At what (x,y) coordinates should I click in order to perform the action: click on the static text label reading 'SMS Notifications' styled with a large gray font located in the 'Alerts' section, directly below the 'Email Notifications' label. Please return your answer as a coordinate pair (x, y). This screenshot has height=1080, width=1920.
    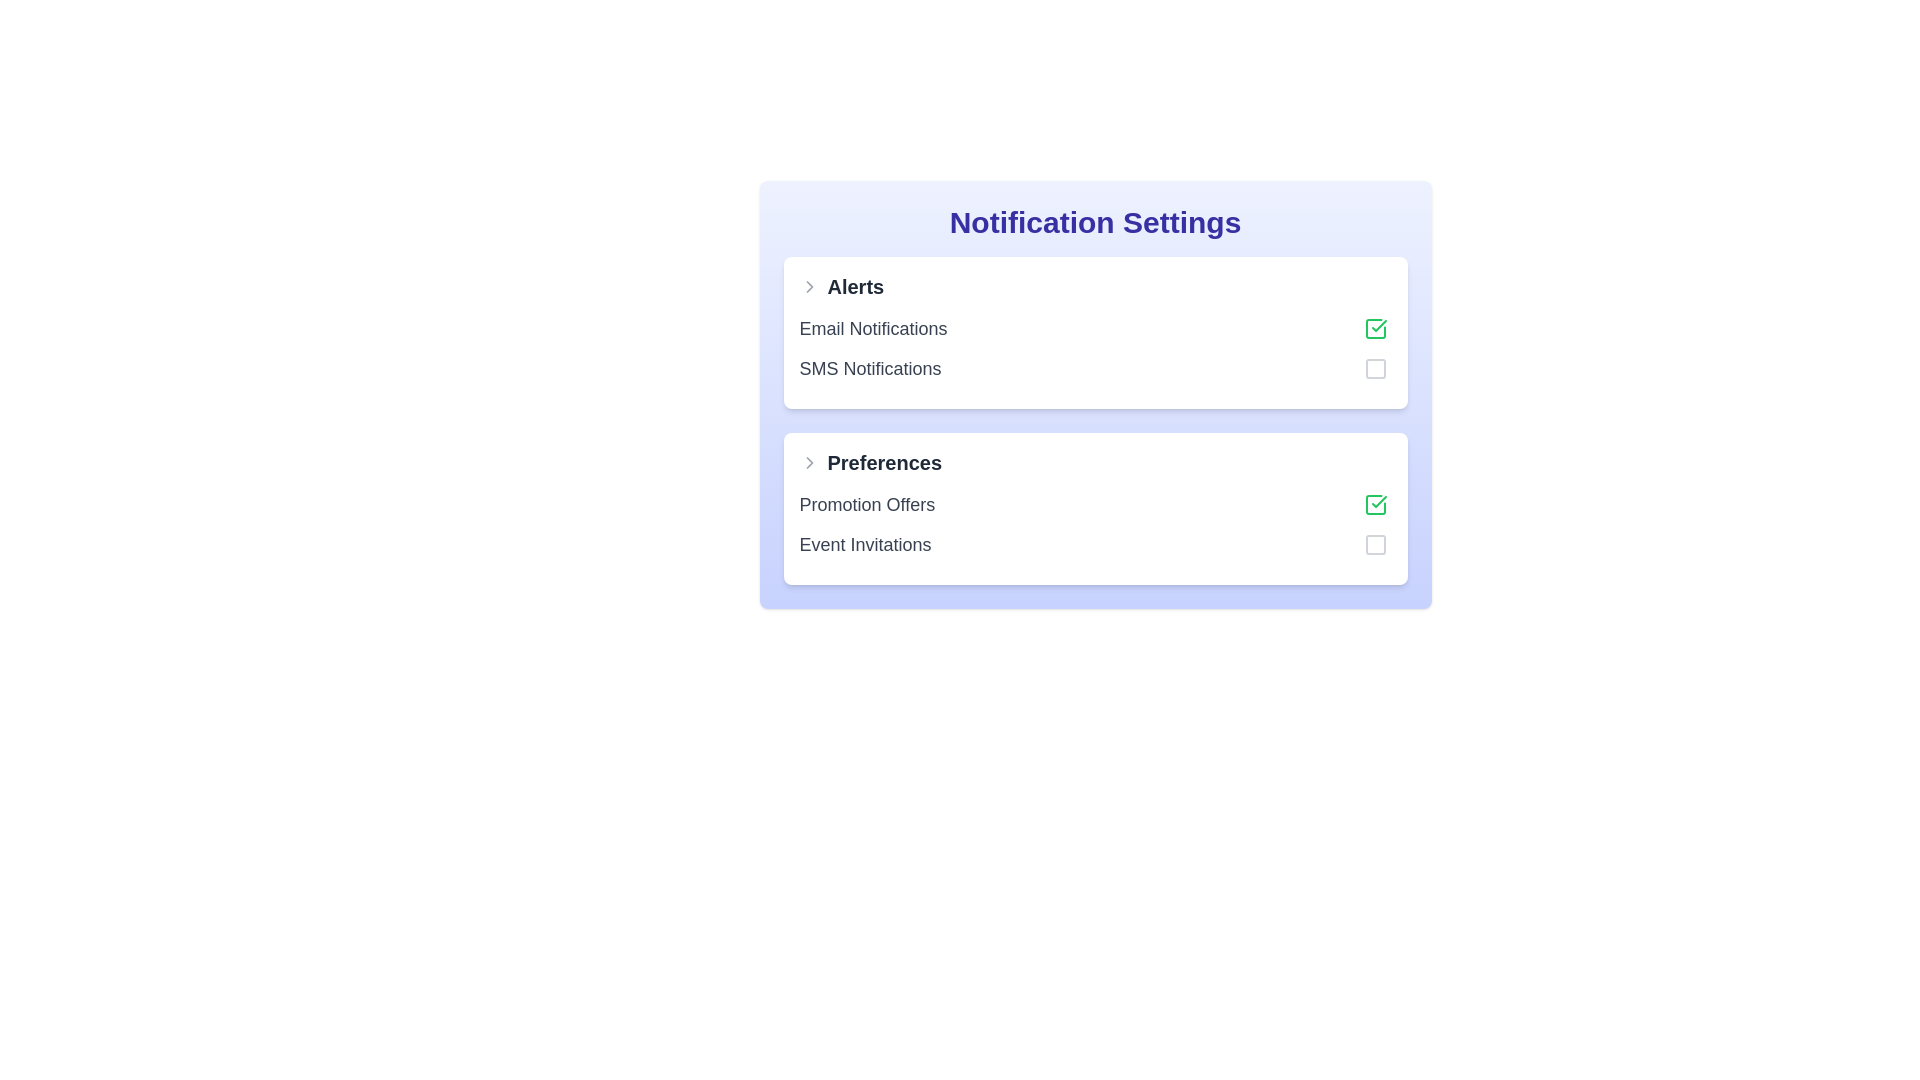
    Looking at the image, I should click on (870, 369).